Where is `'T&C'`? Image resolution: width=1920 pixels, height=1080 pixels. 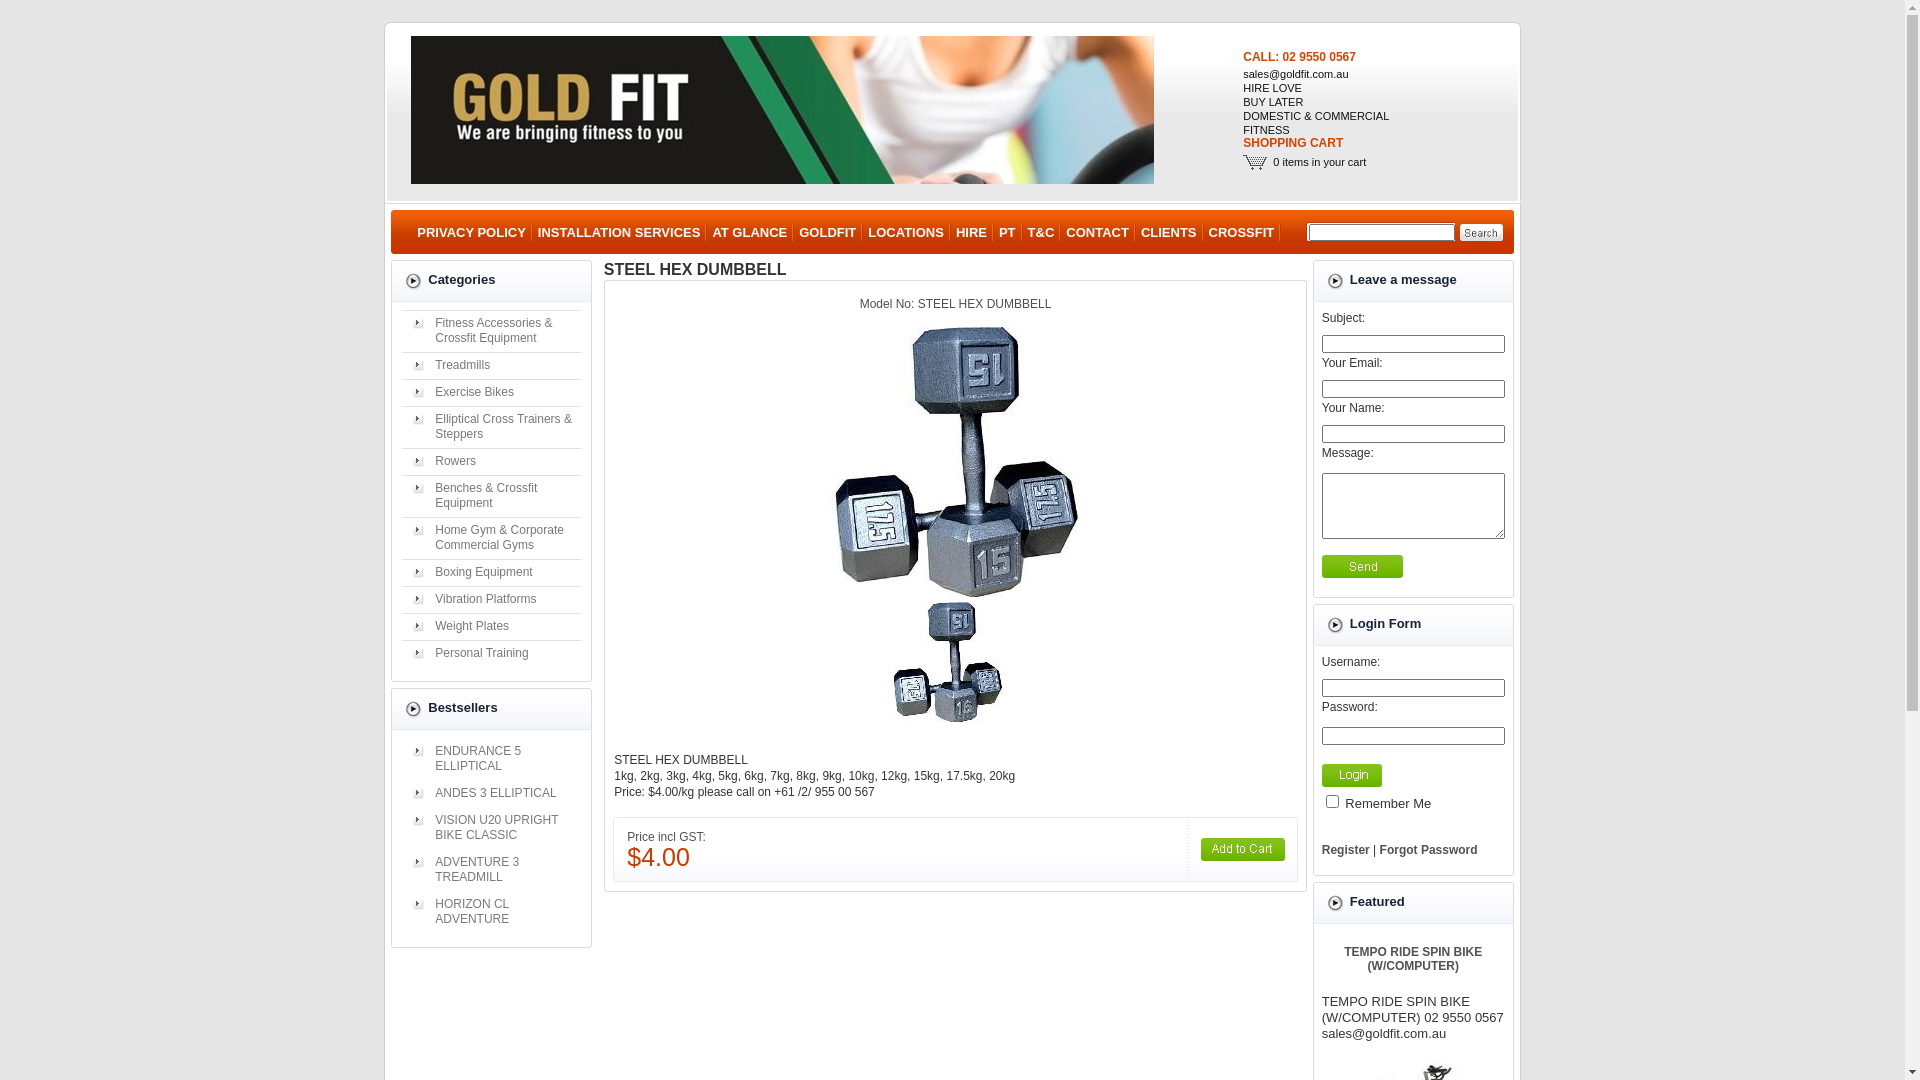
'T&C' is located at coordinates (1040, 230).